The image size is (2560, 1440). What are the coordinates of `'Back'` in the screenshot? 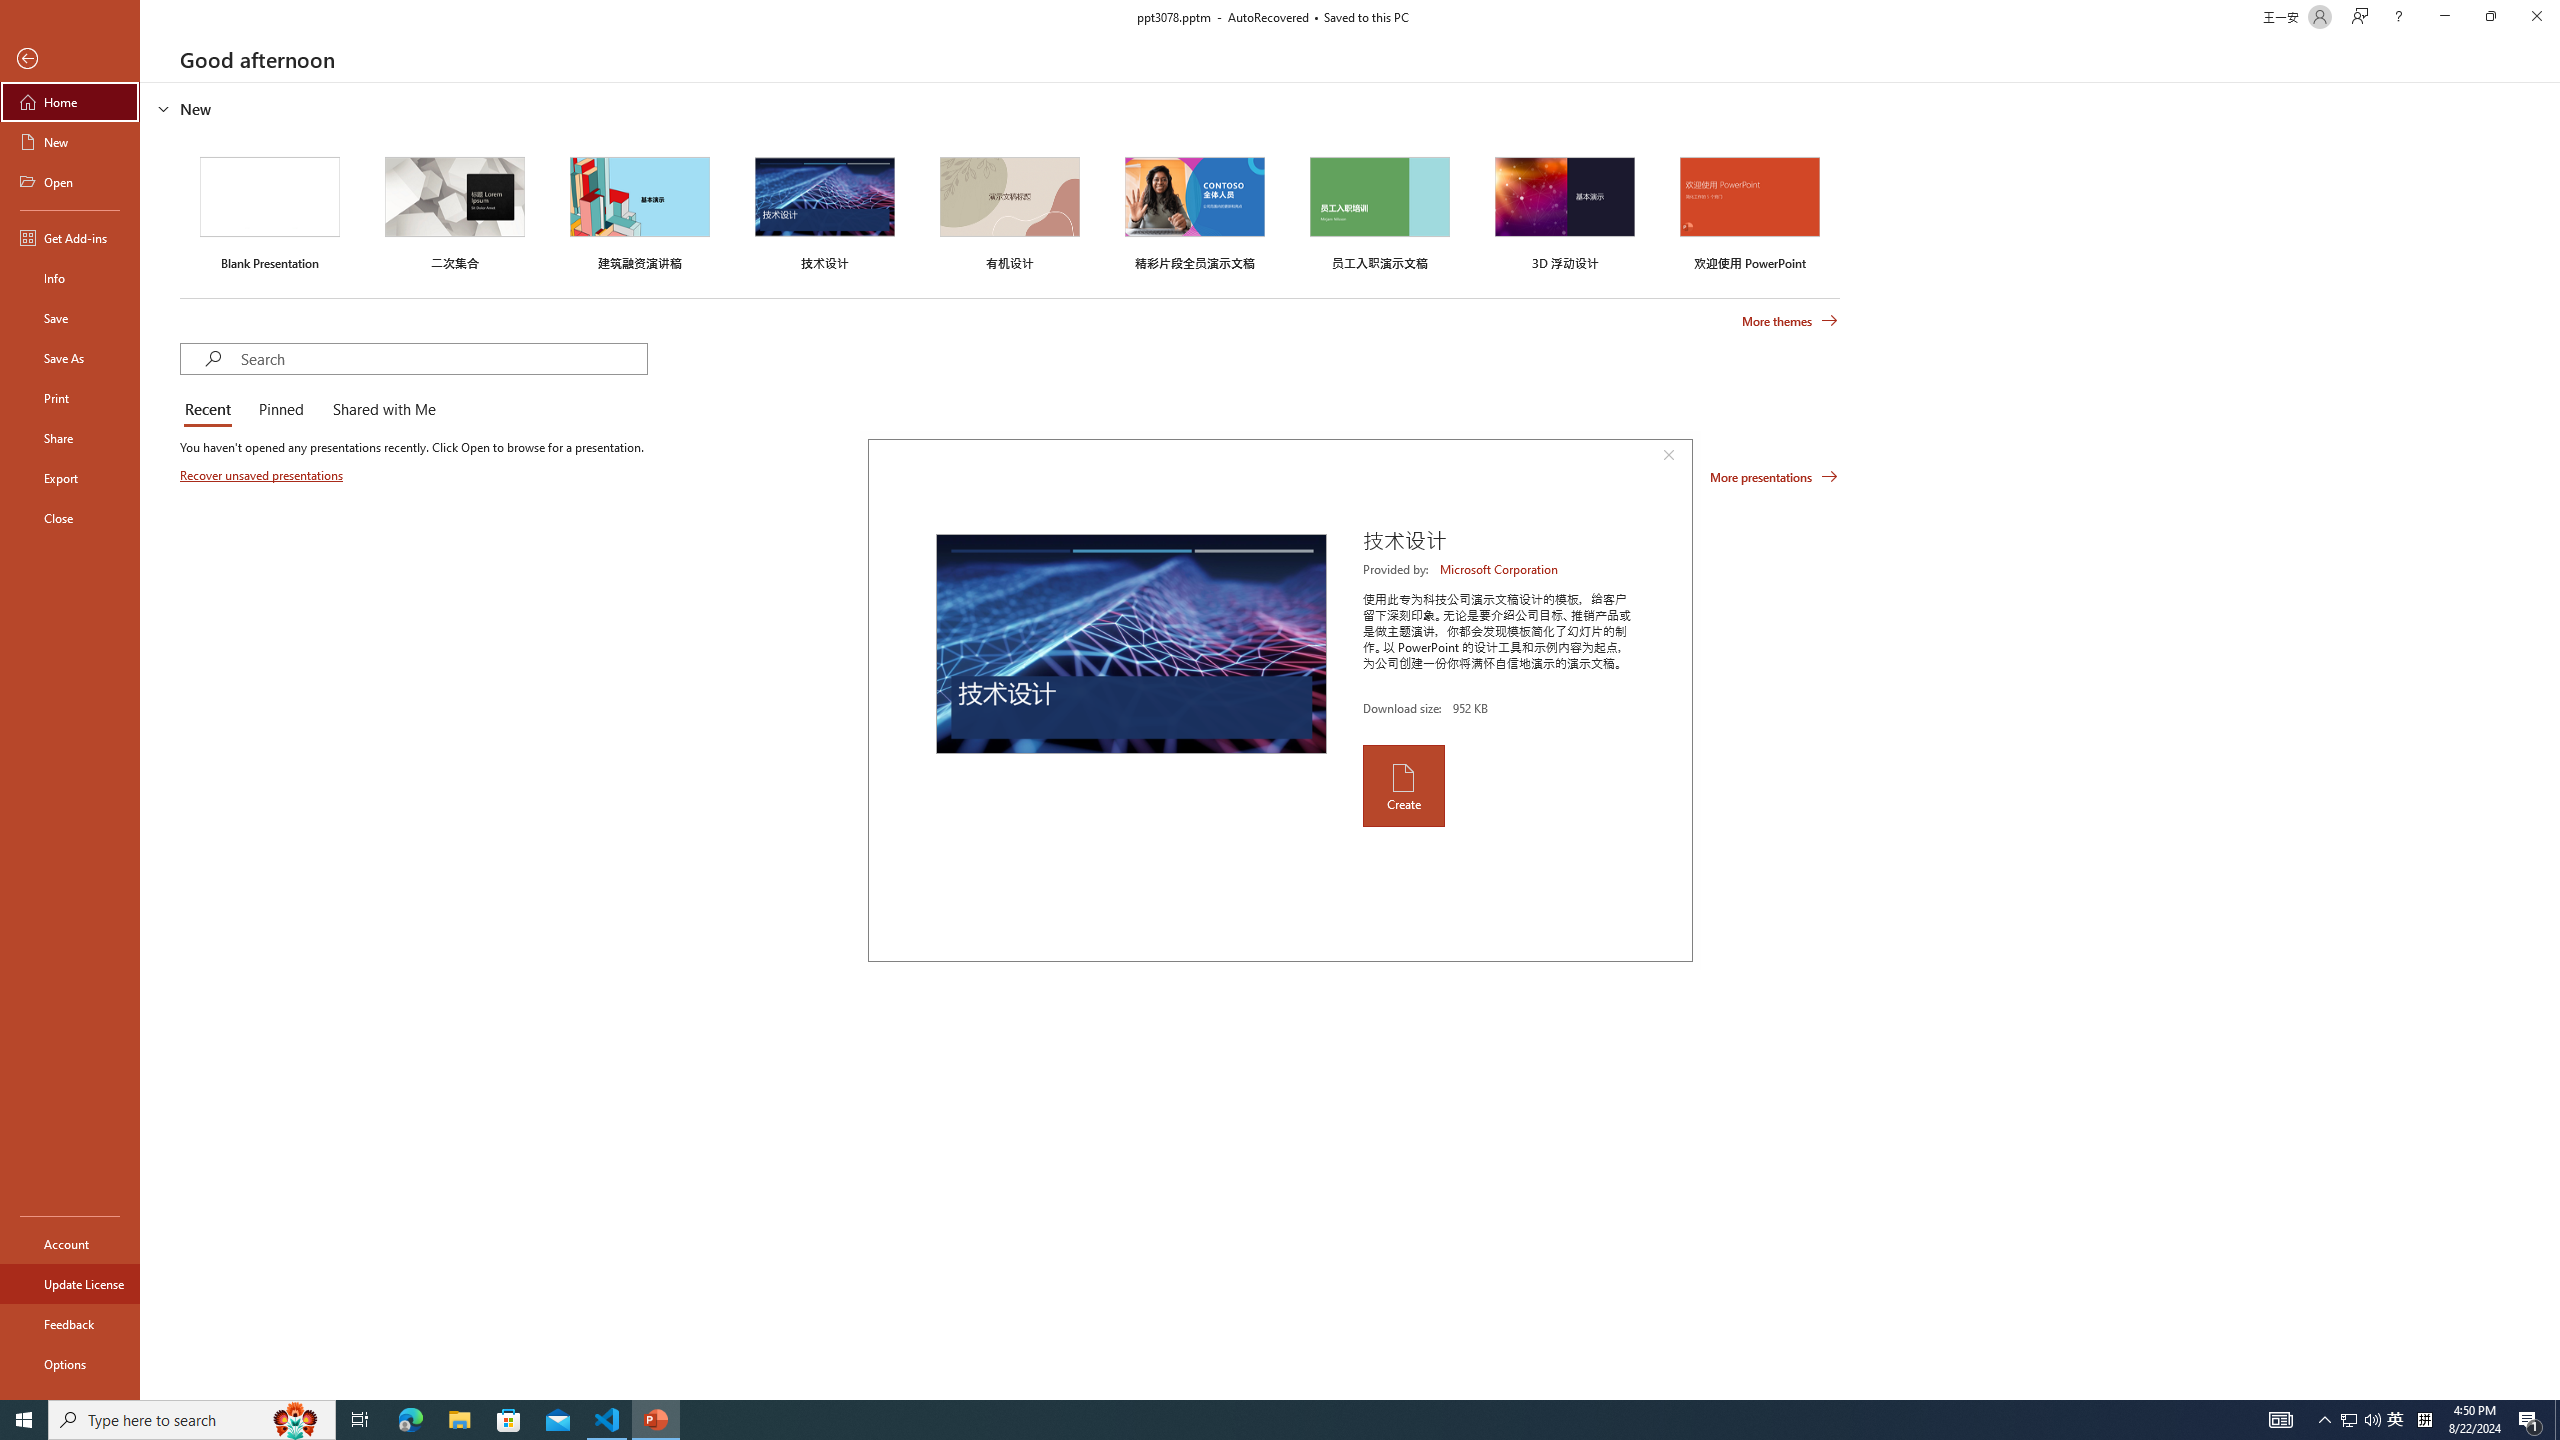 It's located at (69, 58).